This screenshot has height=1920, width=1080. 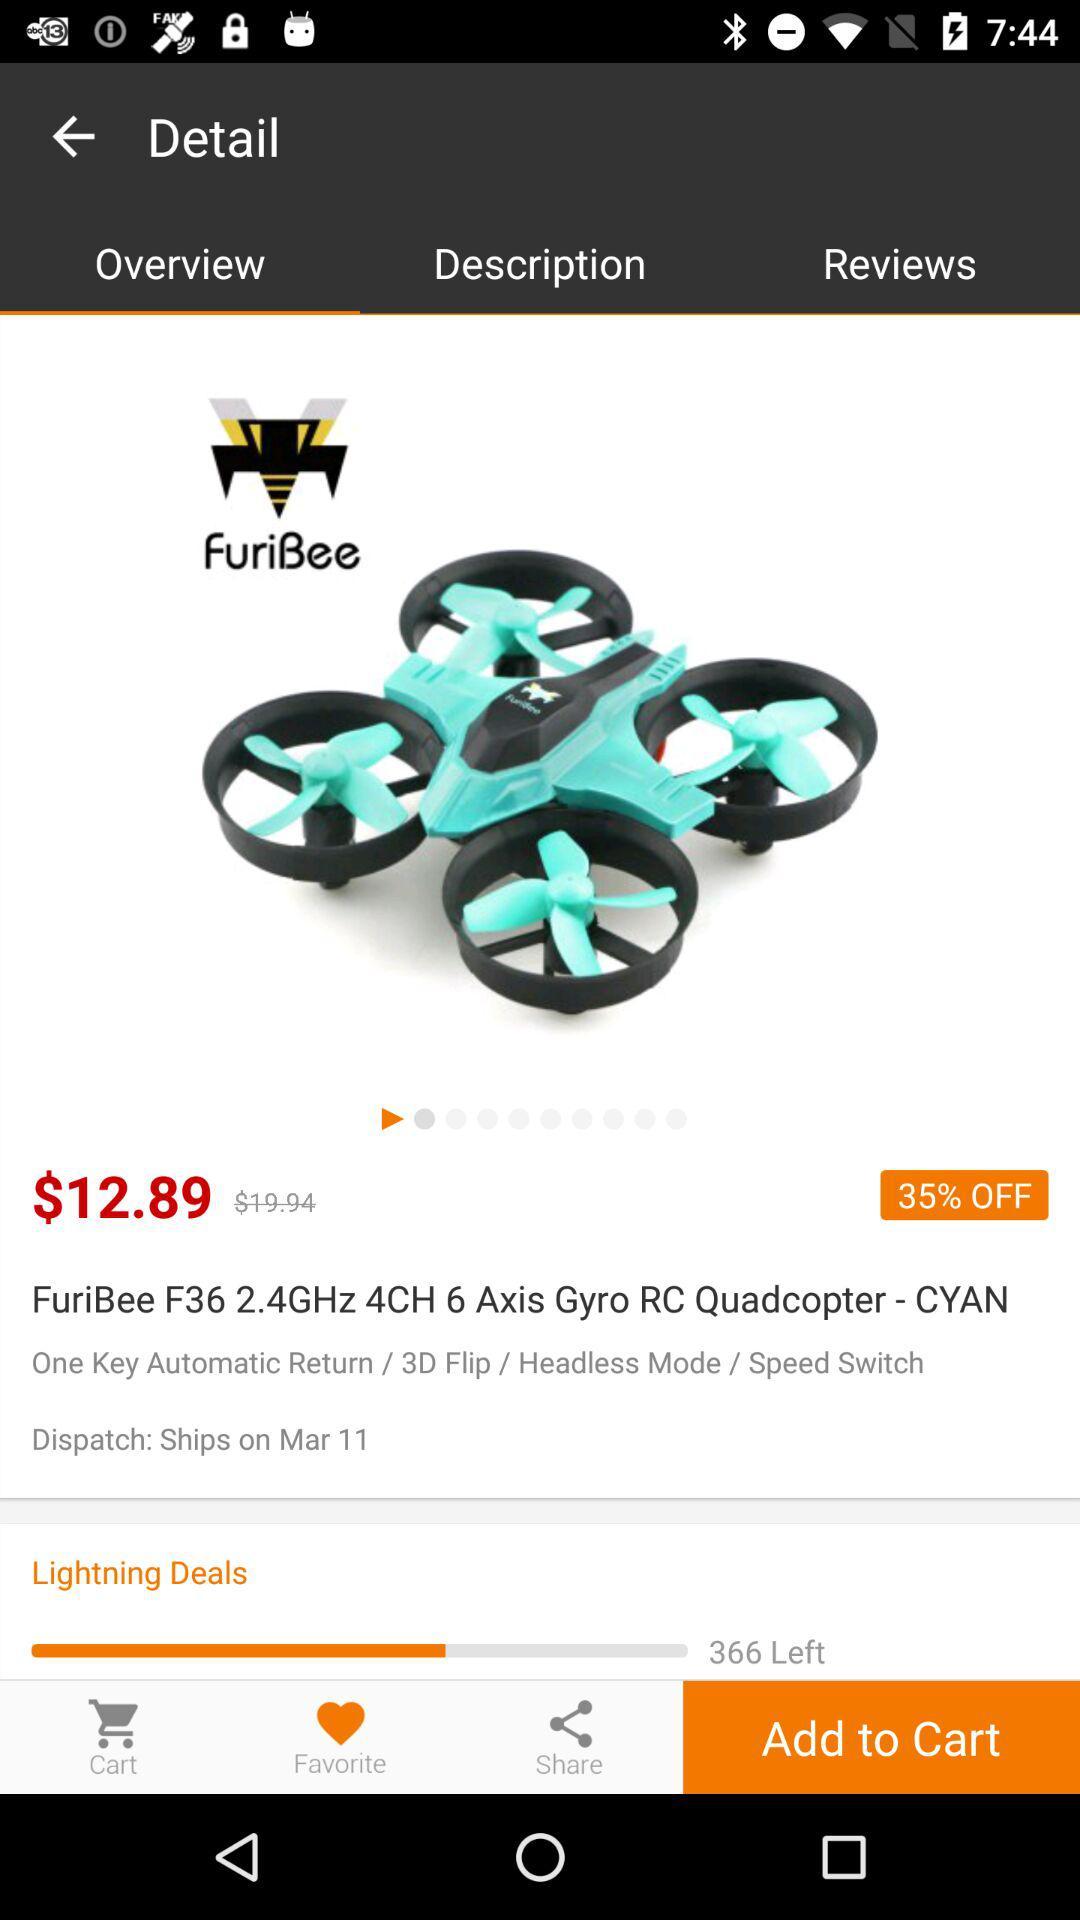 I want to click on share, so click(x=569, y=1736).